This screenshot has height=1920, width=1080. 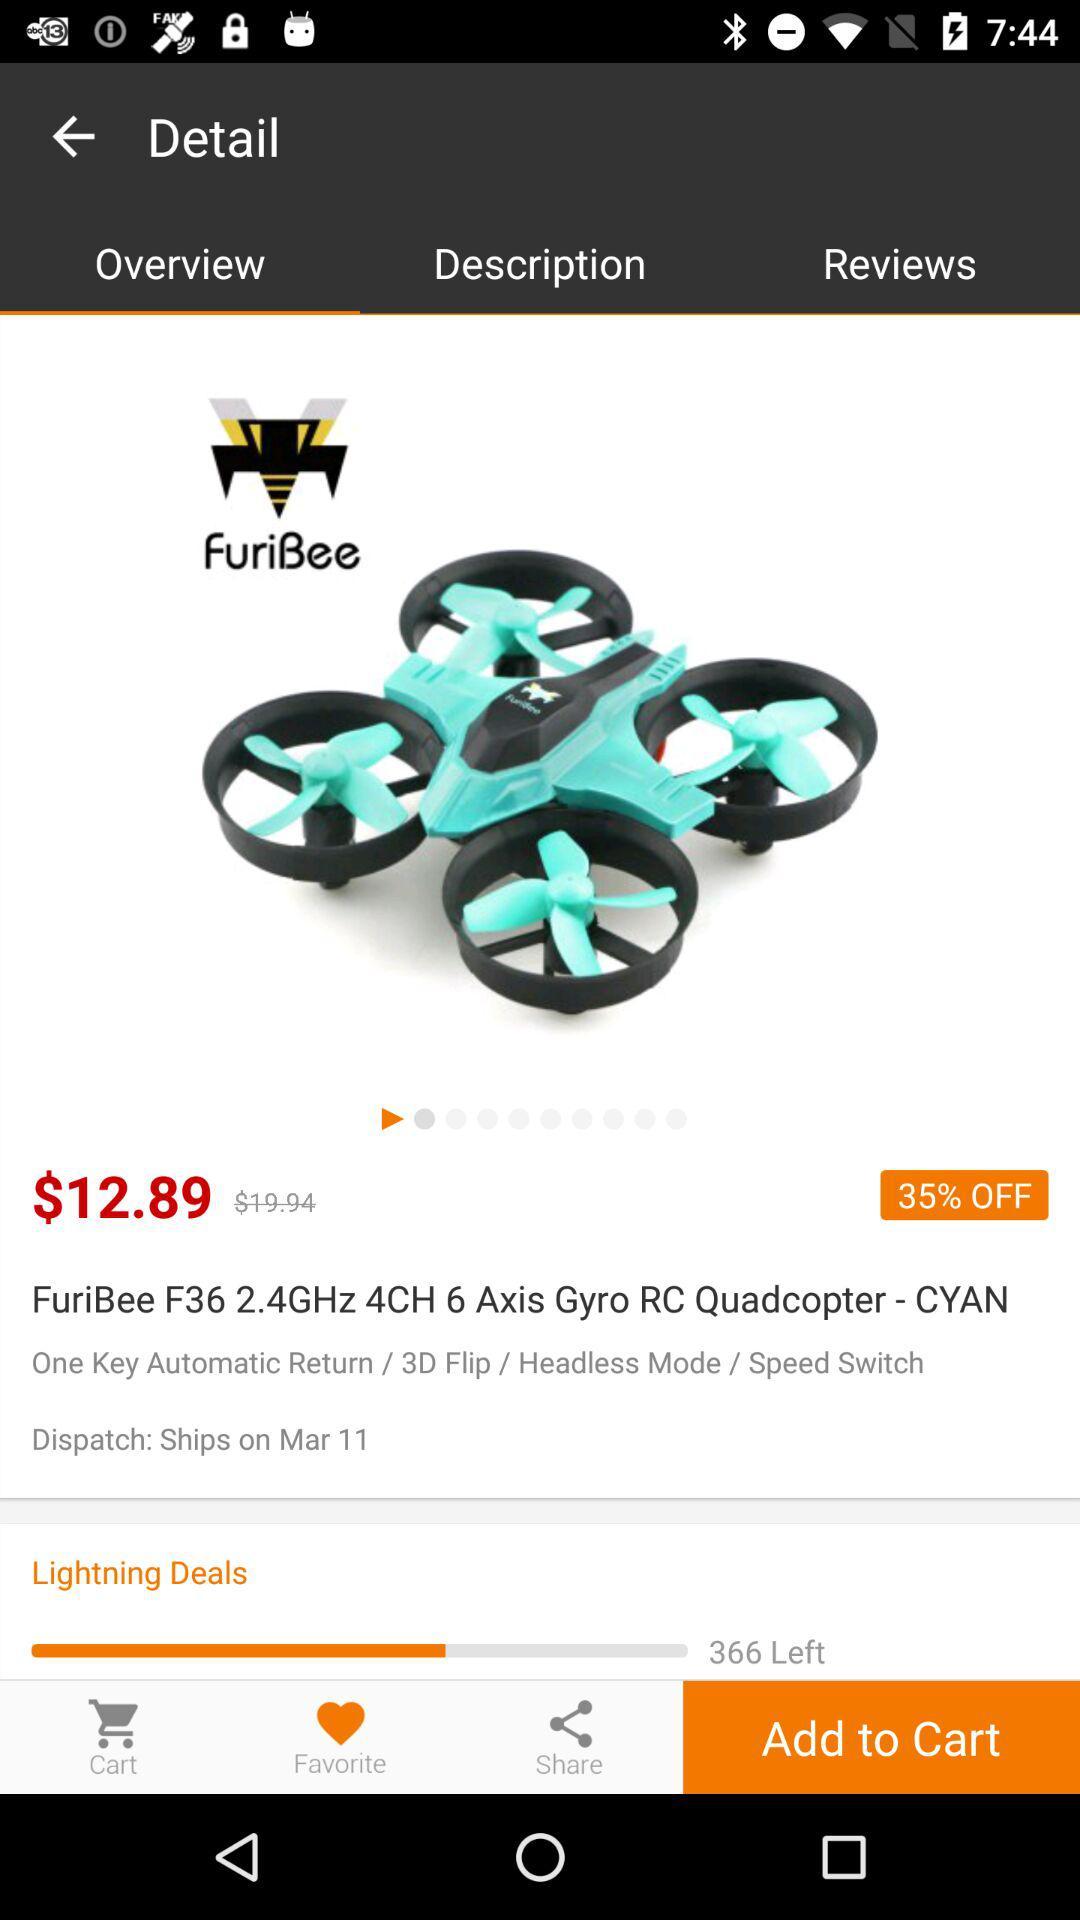 I want to click on share, so click(x=569, y=1736).